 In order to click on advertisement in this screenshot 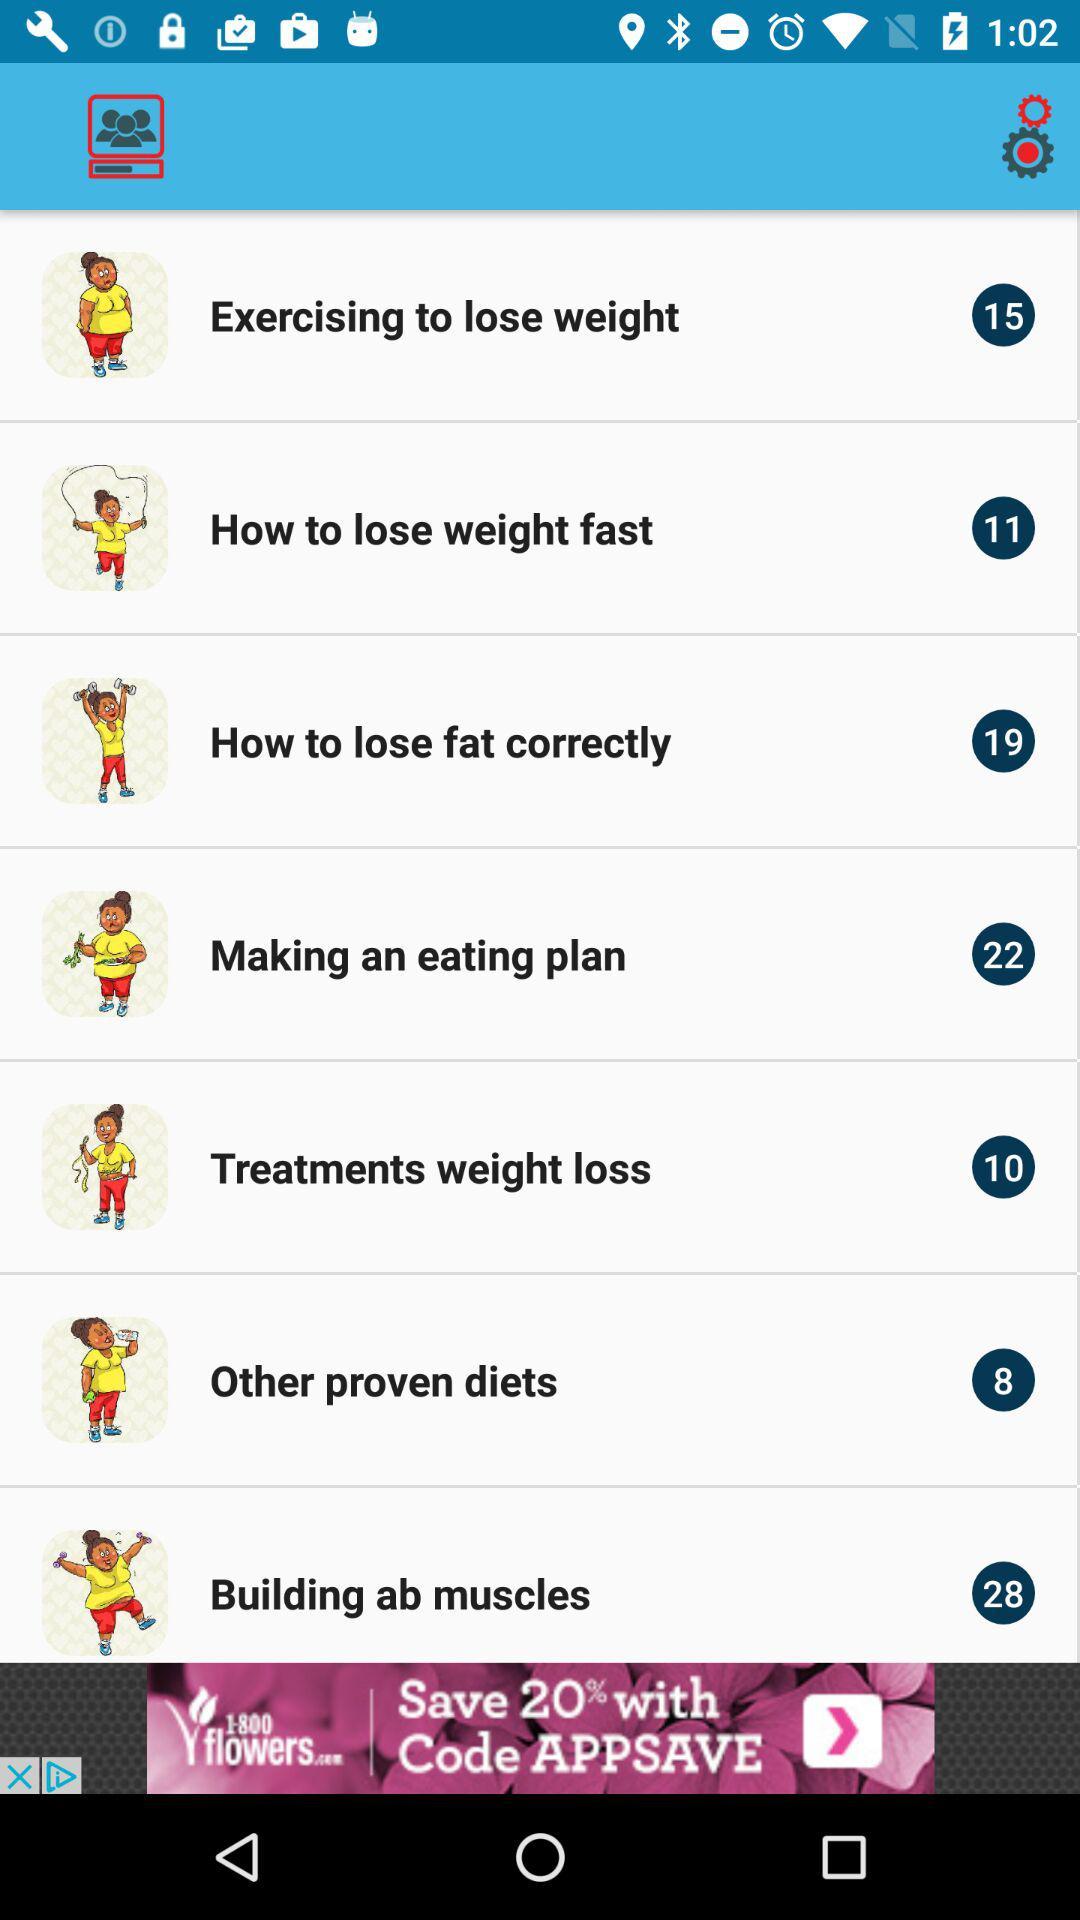, I will do `click(540, 1727)`.